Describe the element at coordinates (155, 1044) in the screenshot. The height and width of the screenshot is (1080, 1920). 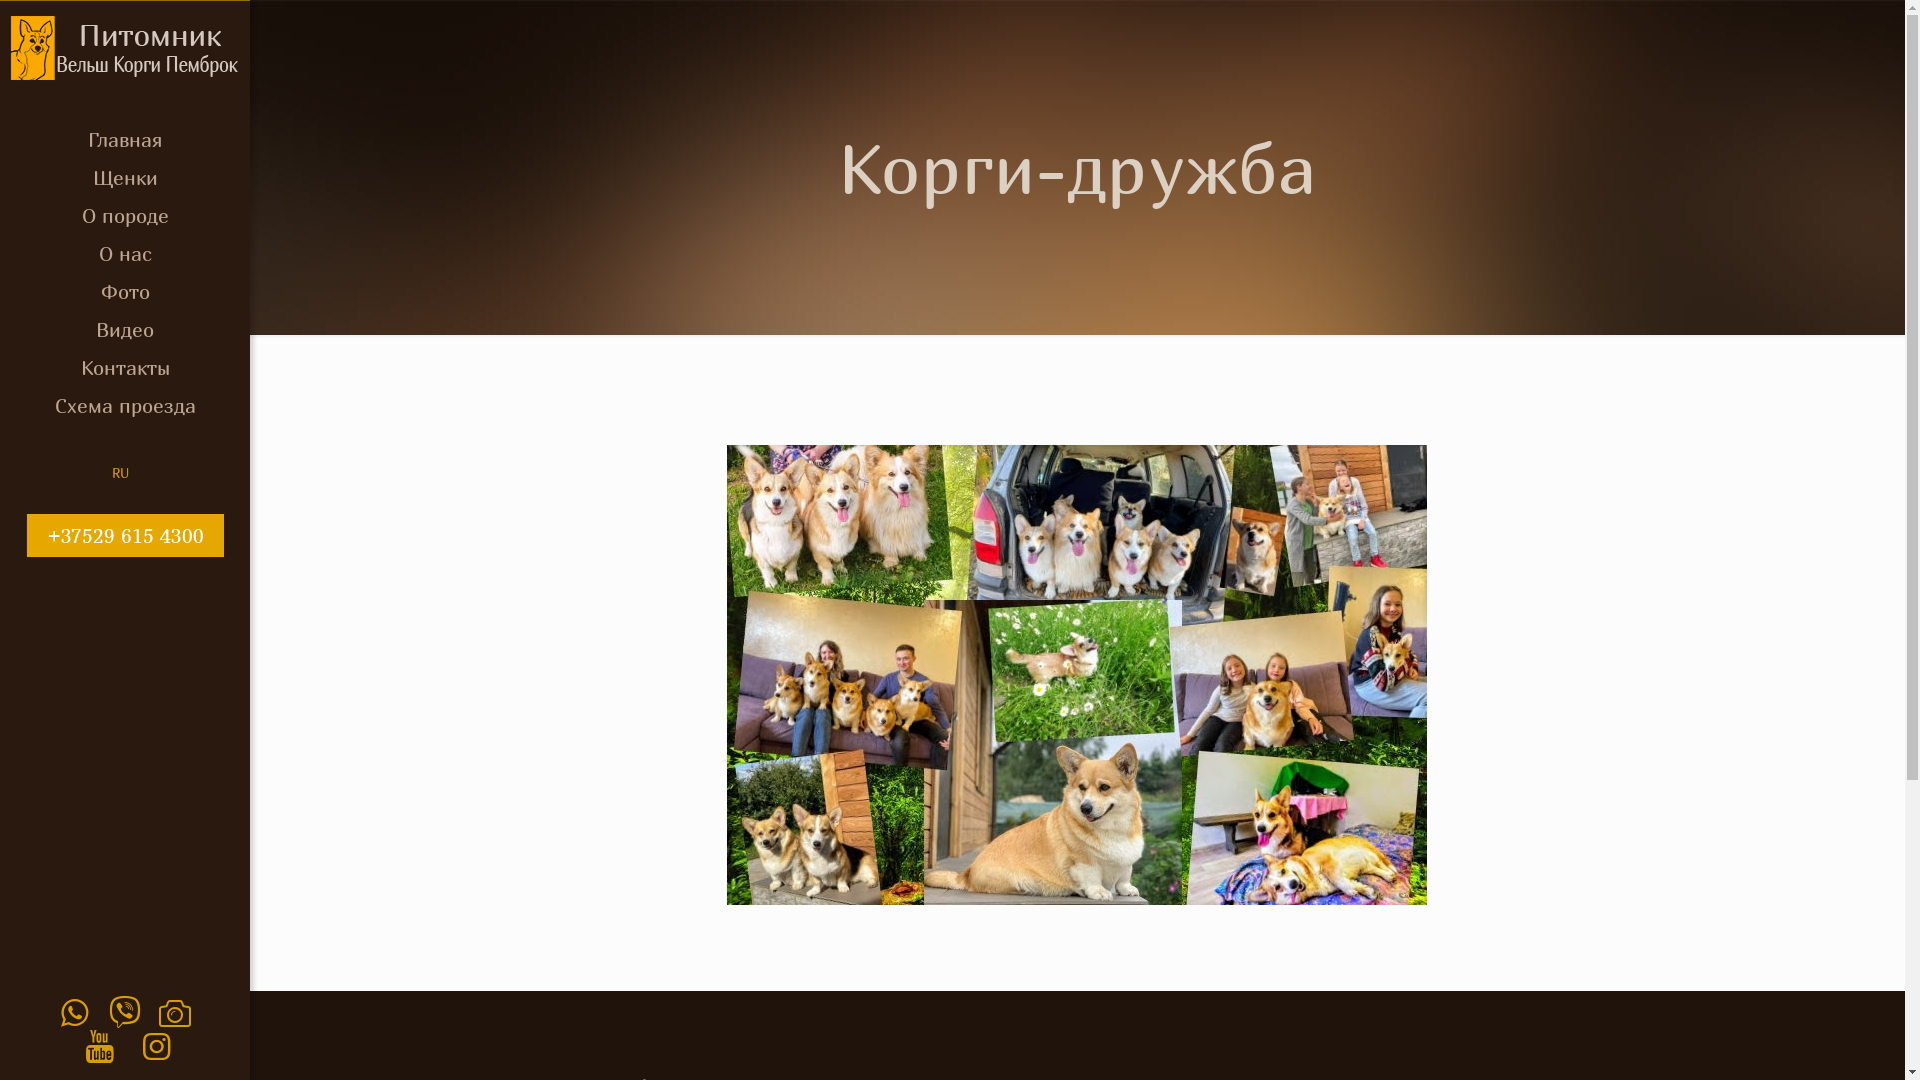
I see `'Instagram'` at that location.